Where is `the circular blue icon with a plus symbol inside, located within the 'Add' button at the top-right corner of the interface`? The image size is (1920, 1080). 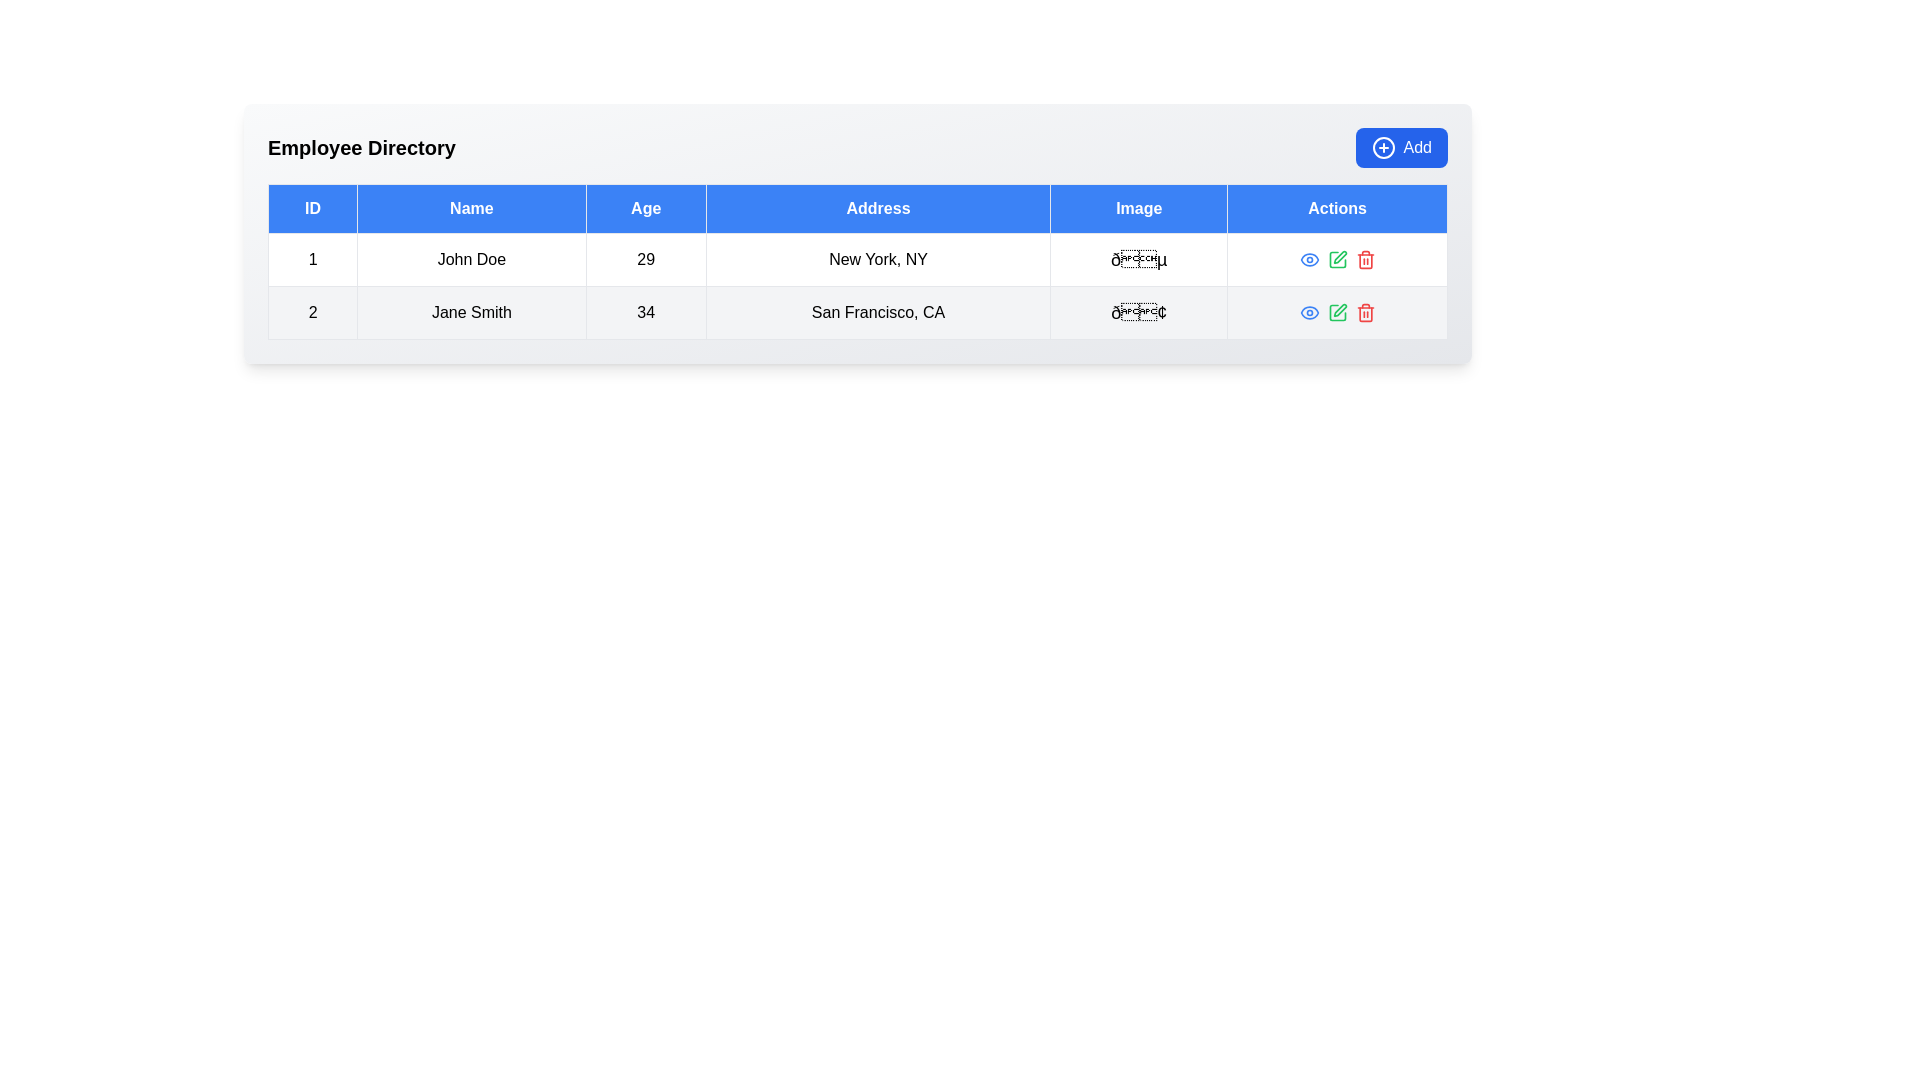 the circular blue icon with a plus symbol inside, located within the 'Add' button at the top-right corner of the interface is located at coordinates (1382, 146).